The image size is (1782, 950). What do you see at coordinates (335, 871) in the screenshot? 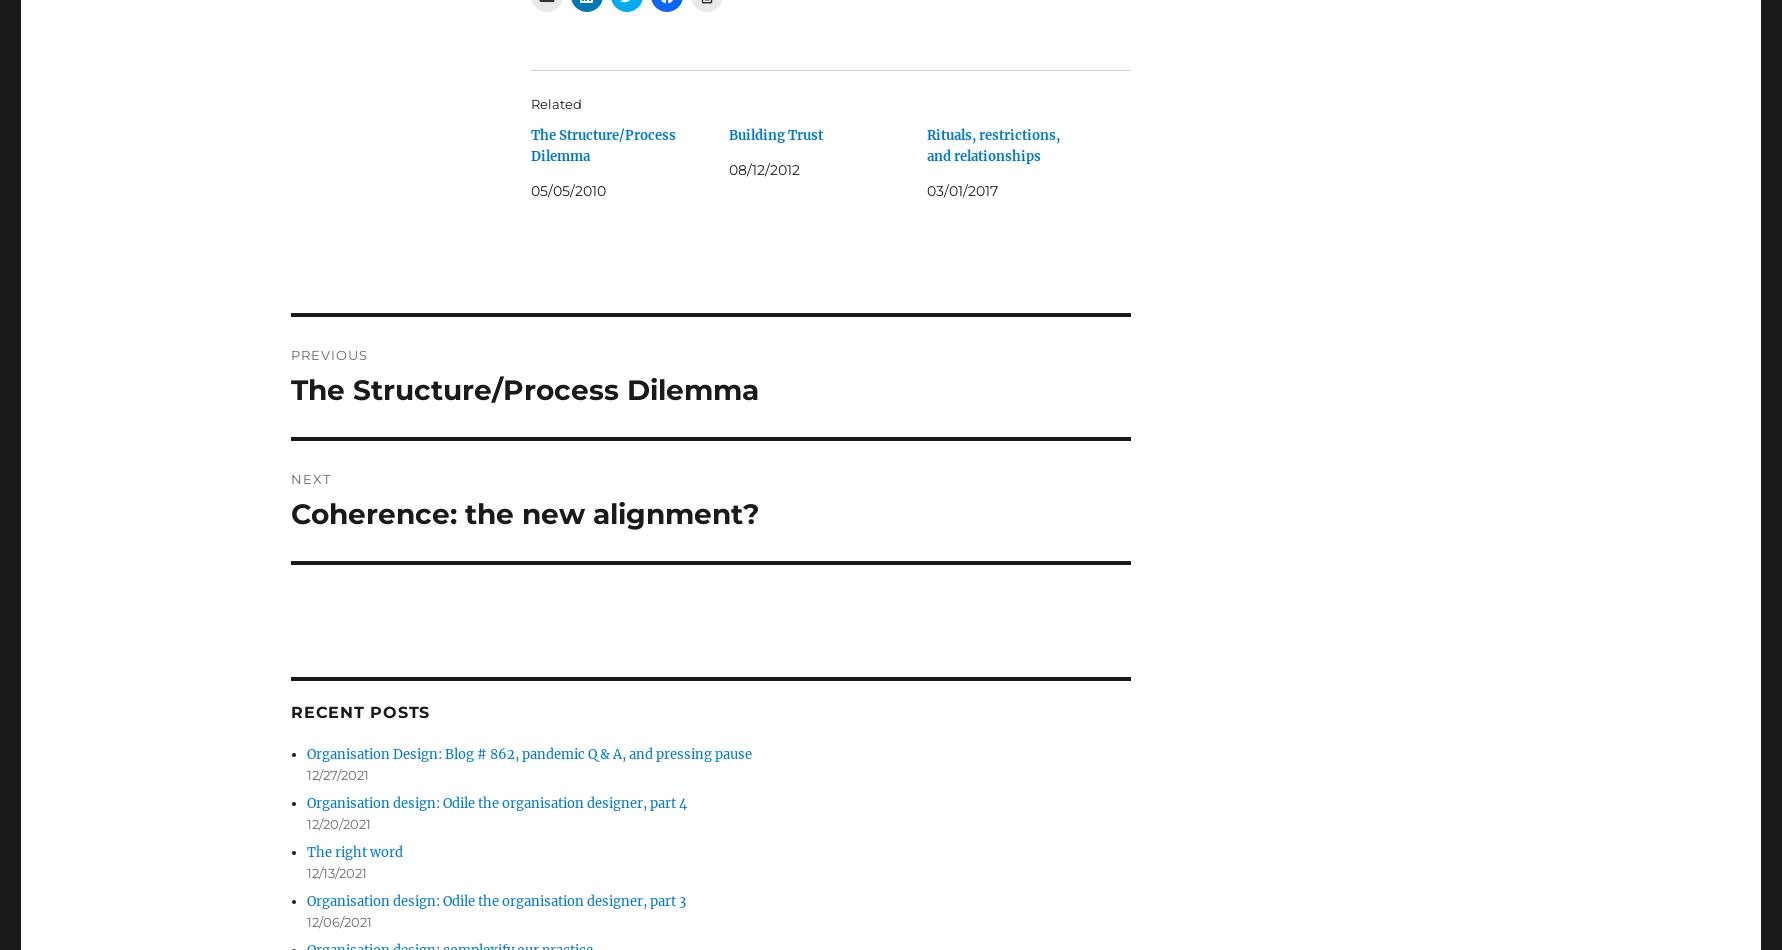
I see `'12/13/2021'` at bounding box center [335, 871].